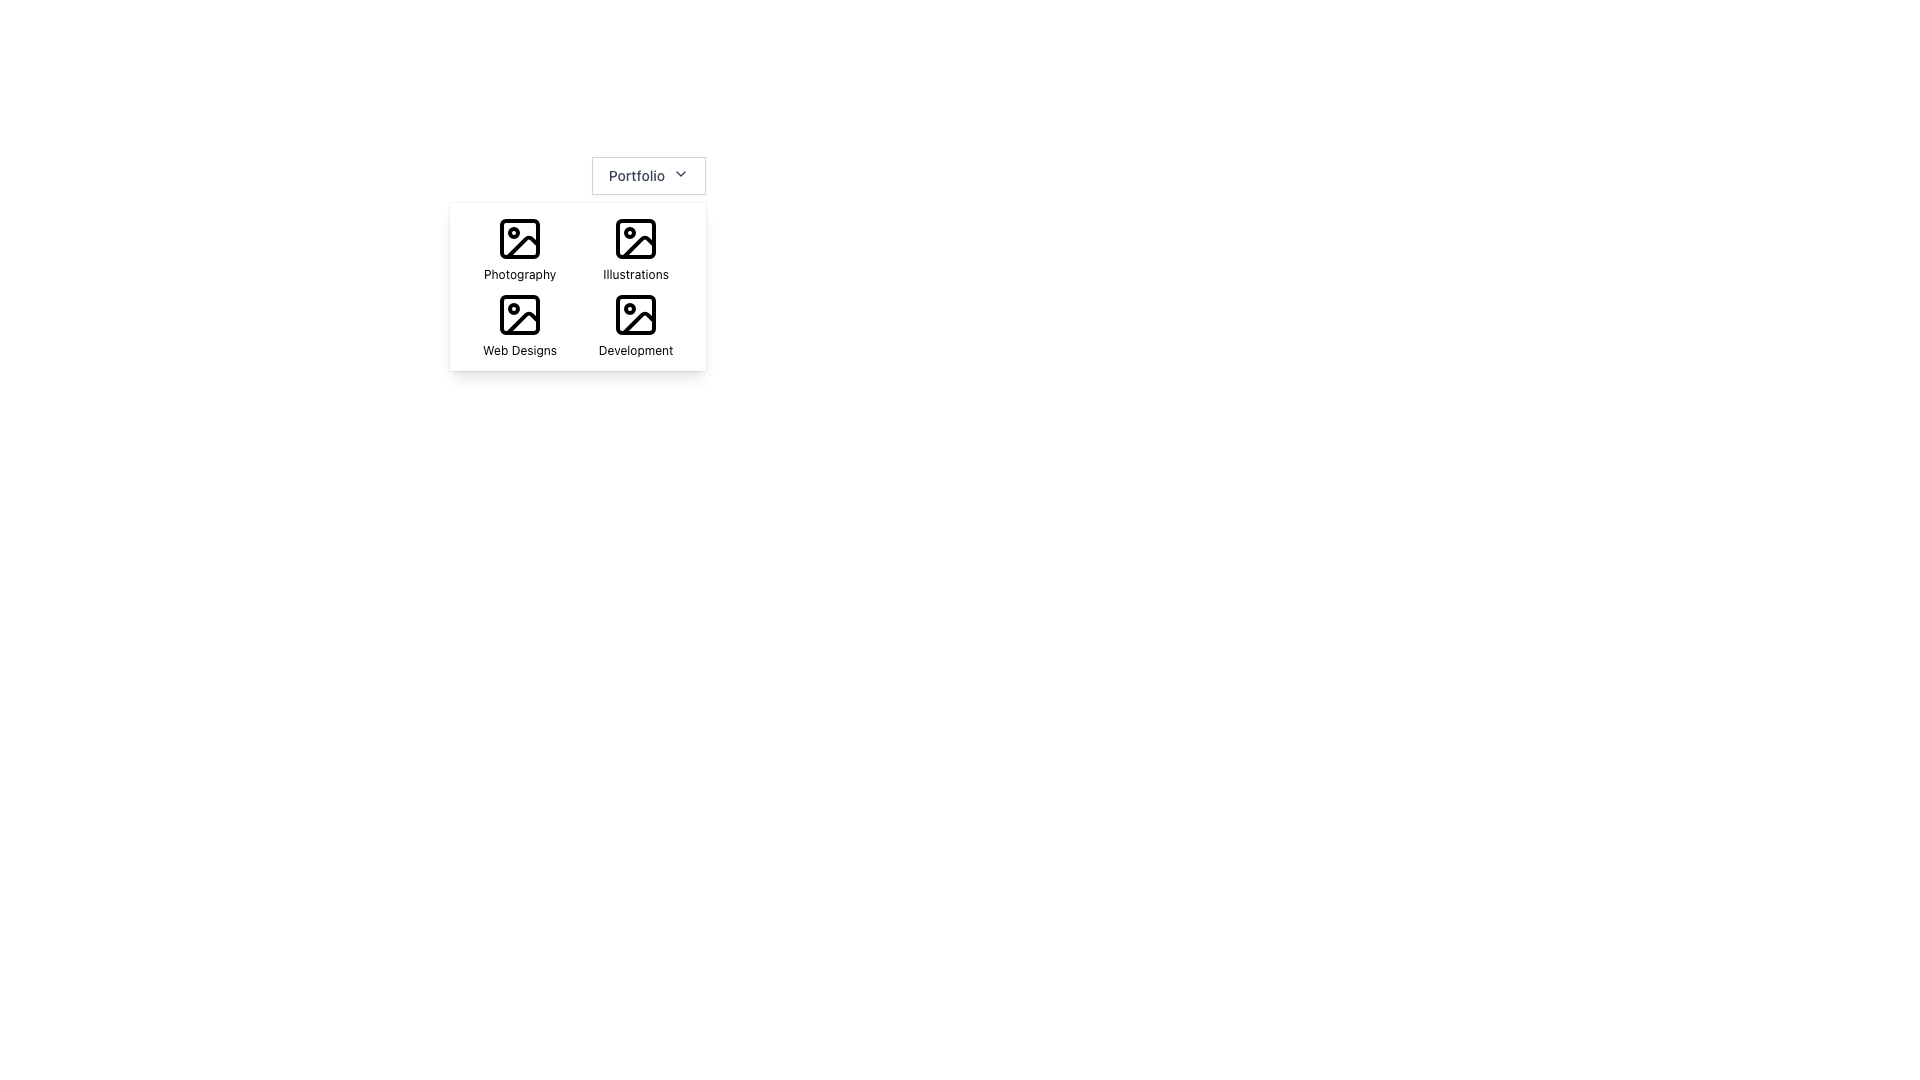 The image size is (1920, 1080). I want to click on the 'Web Designs' icon located at the bottom left of the grid in the drop-down menu, so click(520, 315).